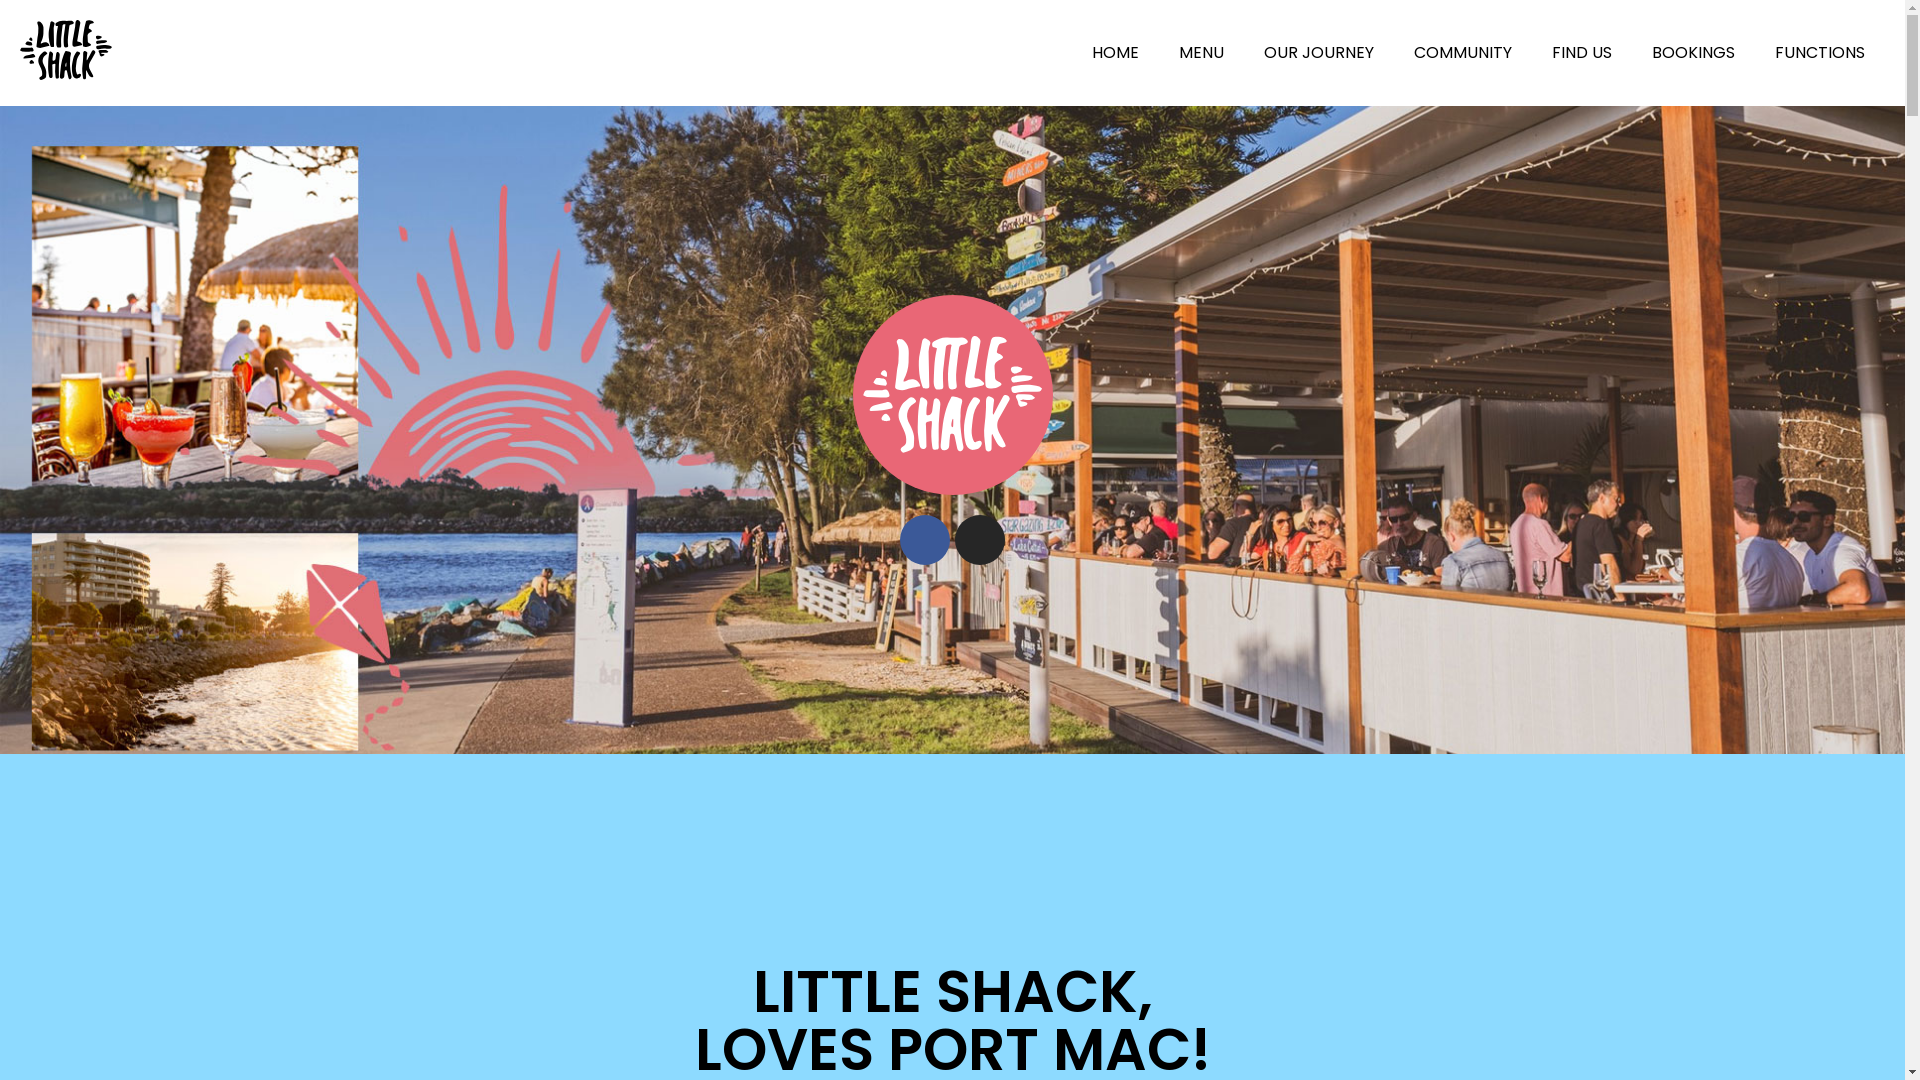 Image resolution: width=1920 pixels, height=1080 pixels. I want to click on 'FUNCTIONS', so click(1819, 52).